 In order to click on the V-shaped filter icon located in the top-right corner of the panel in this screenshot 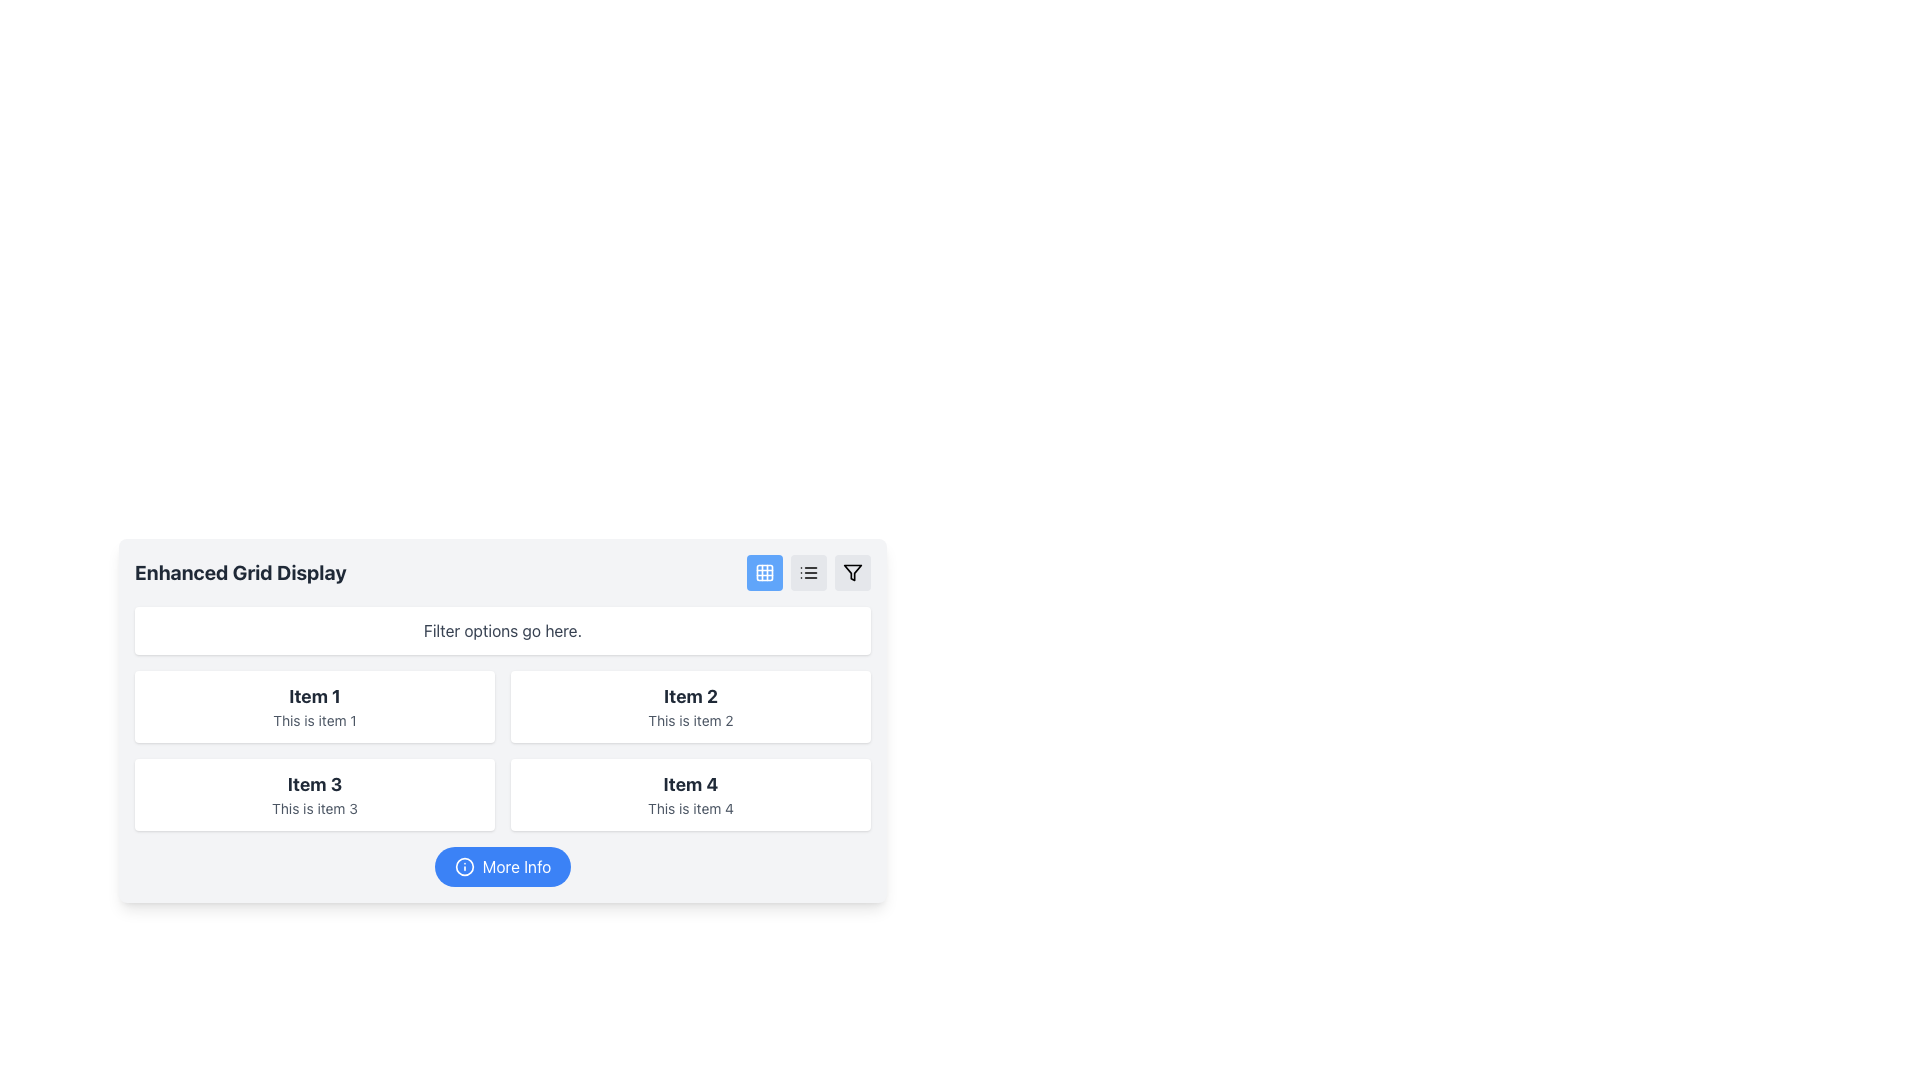, I will do `click(853, 573)`.